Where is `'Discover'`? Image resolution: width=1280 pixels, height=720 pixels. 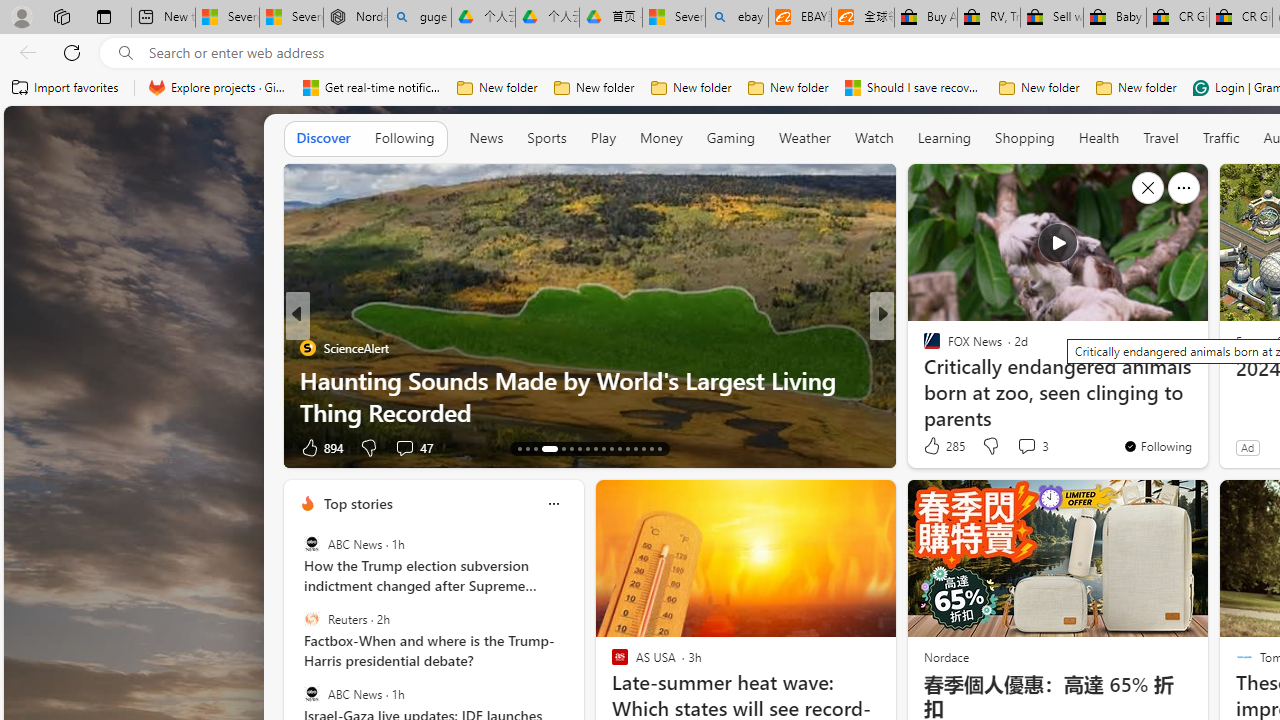 'Discover' is located at coordinates (323, 136).